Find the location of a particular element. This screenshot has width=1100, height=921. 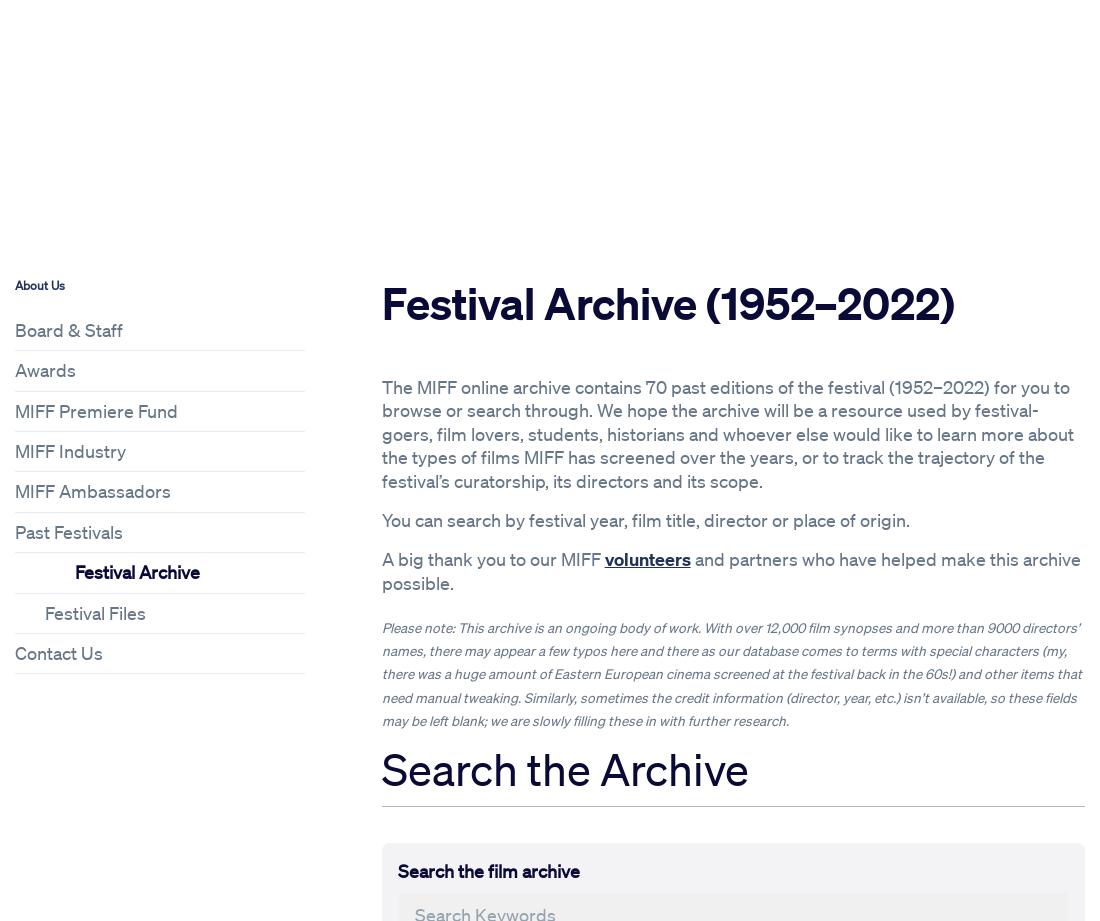

'MIFF Premiere Fund' is located at coordinates (96, 410).